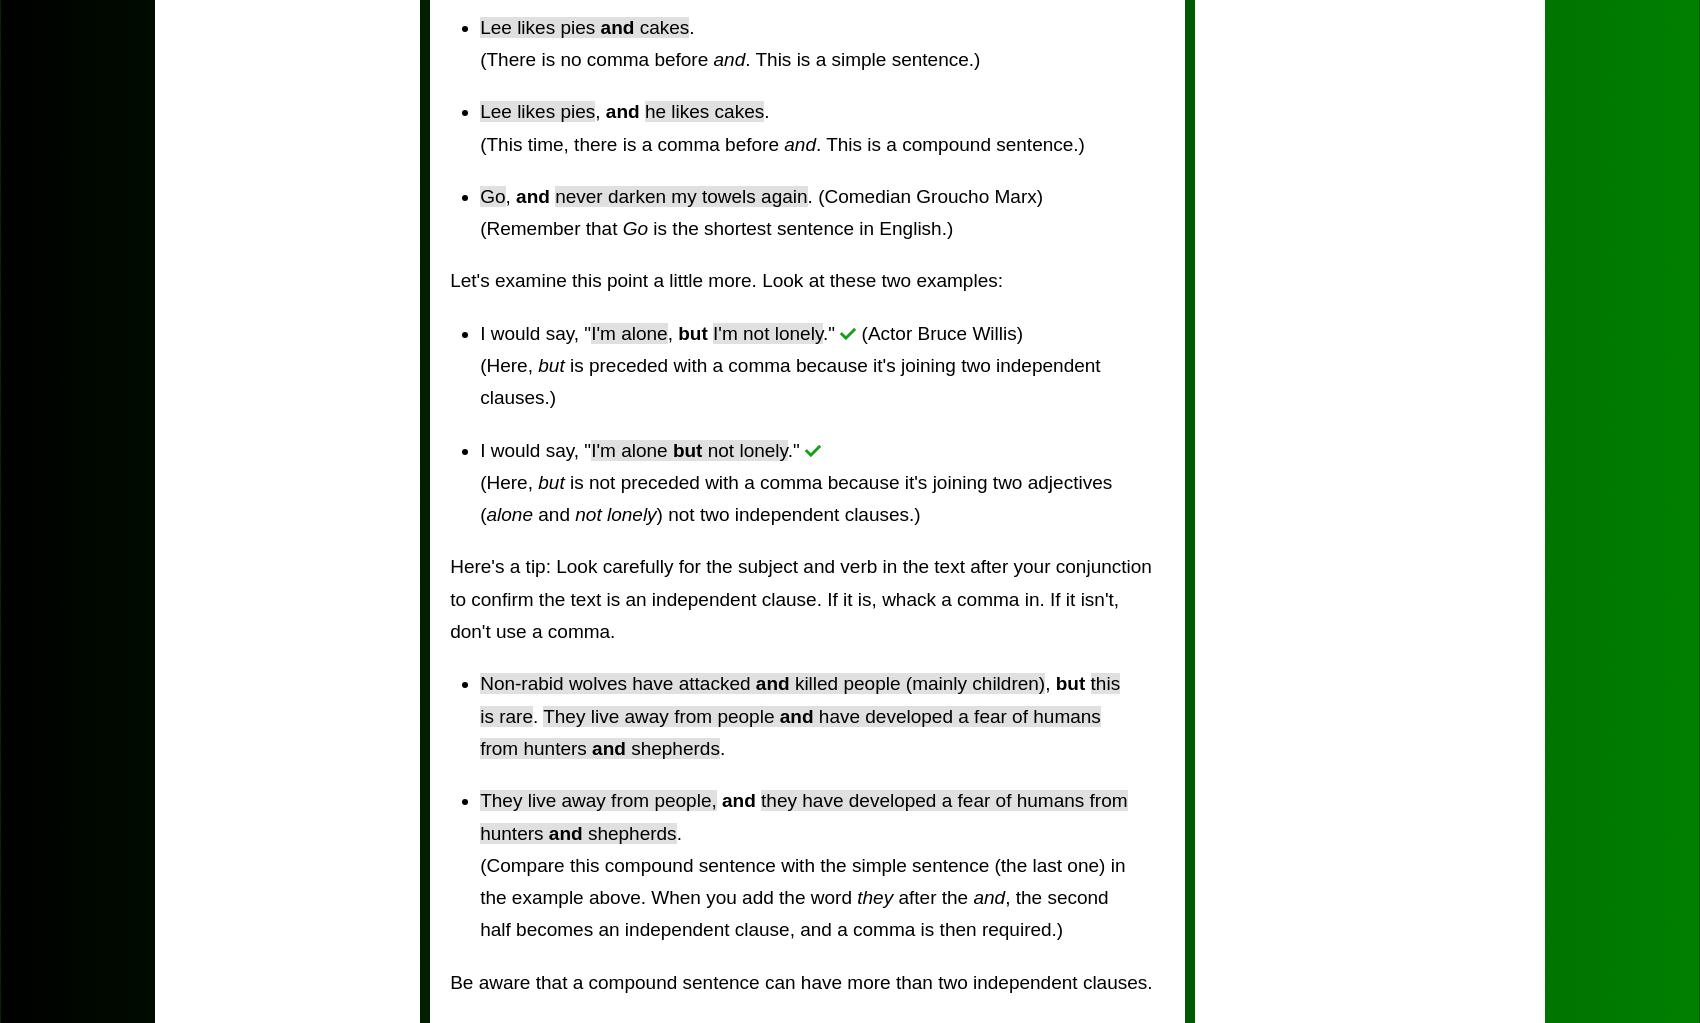 This screenshot has height=1023, width=1700. I want to click on '(Remember that', so click(549, 227).